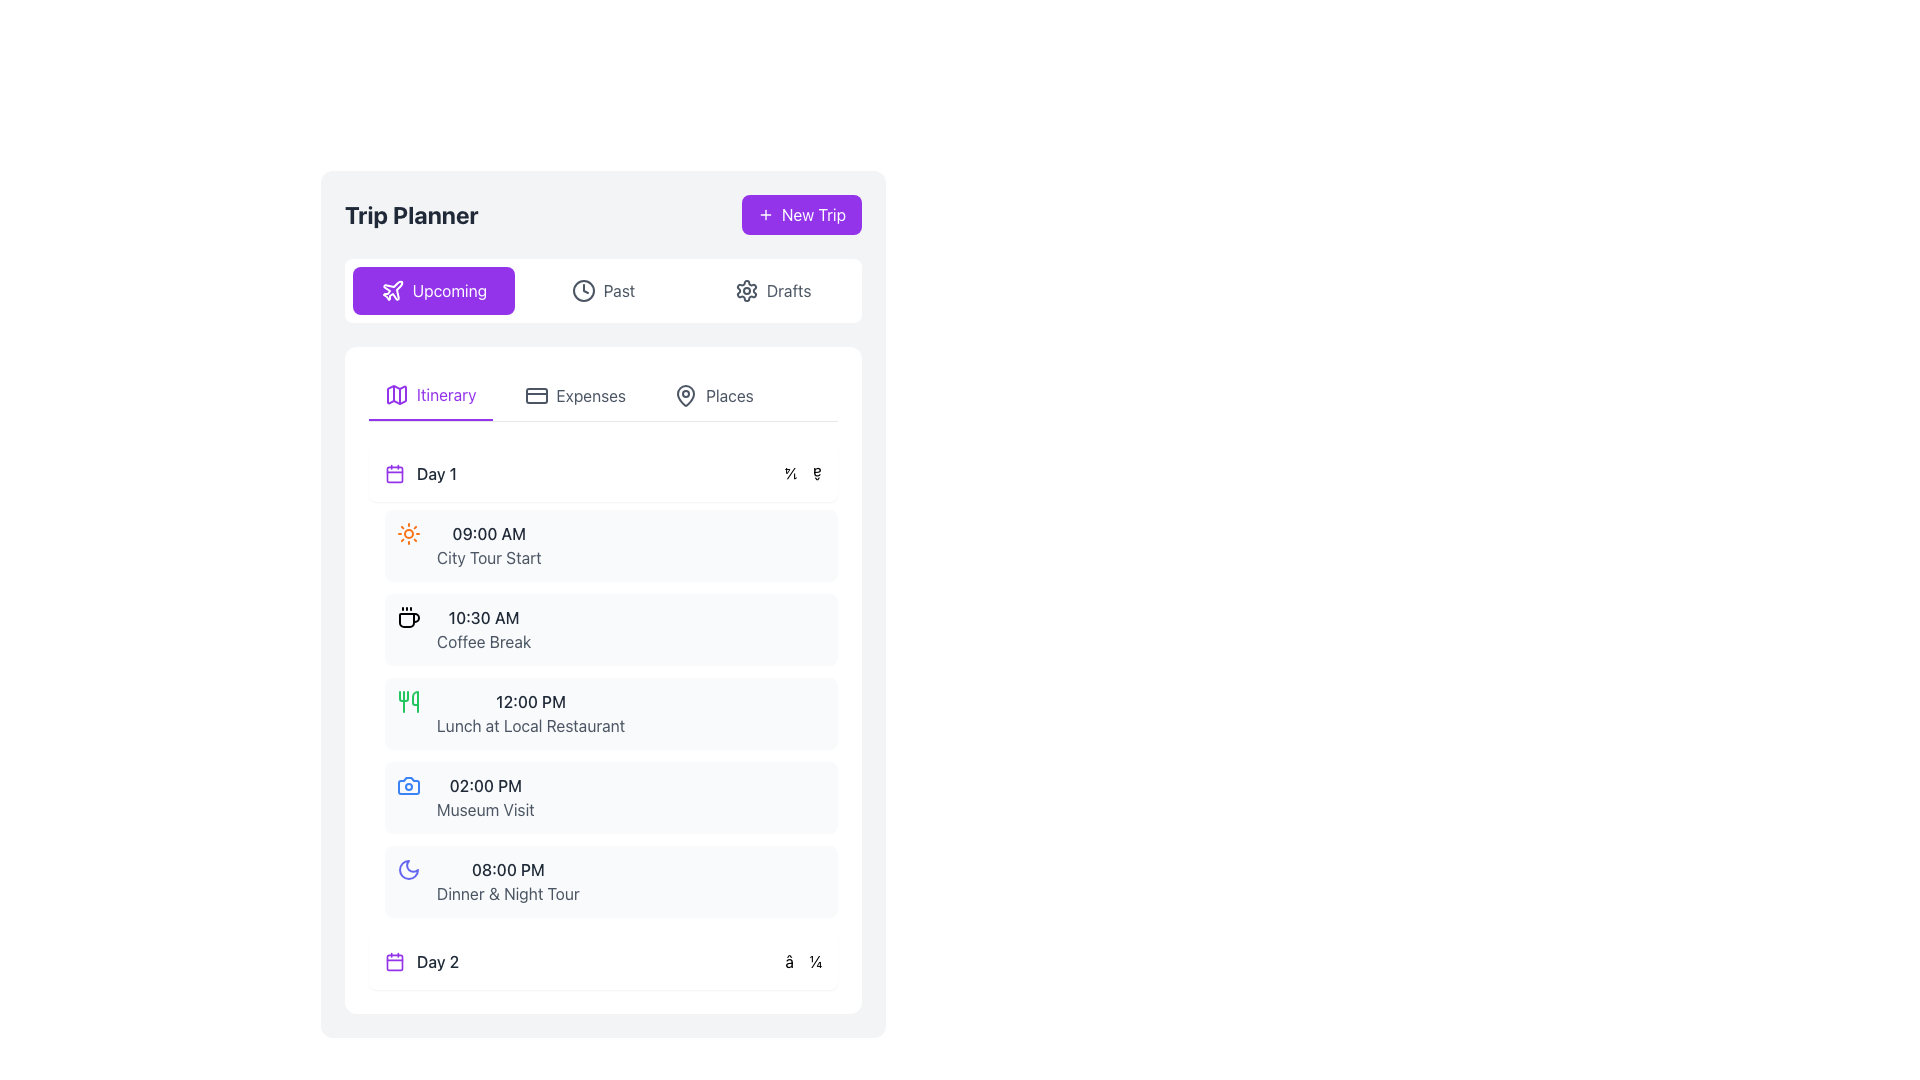 The width and height of the screenshot is (1920, 1080). Describe the element at coordinates (813, 215) in the screenshot. I see `the button containing the text label that initiates the action of creating a new trip, located at the top-right corner of the interface under the header section` at that location.